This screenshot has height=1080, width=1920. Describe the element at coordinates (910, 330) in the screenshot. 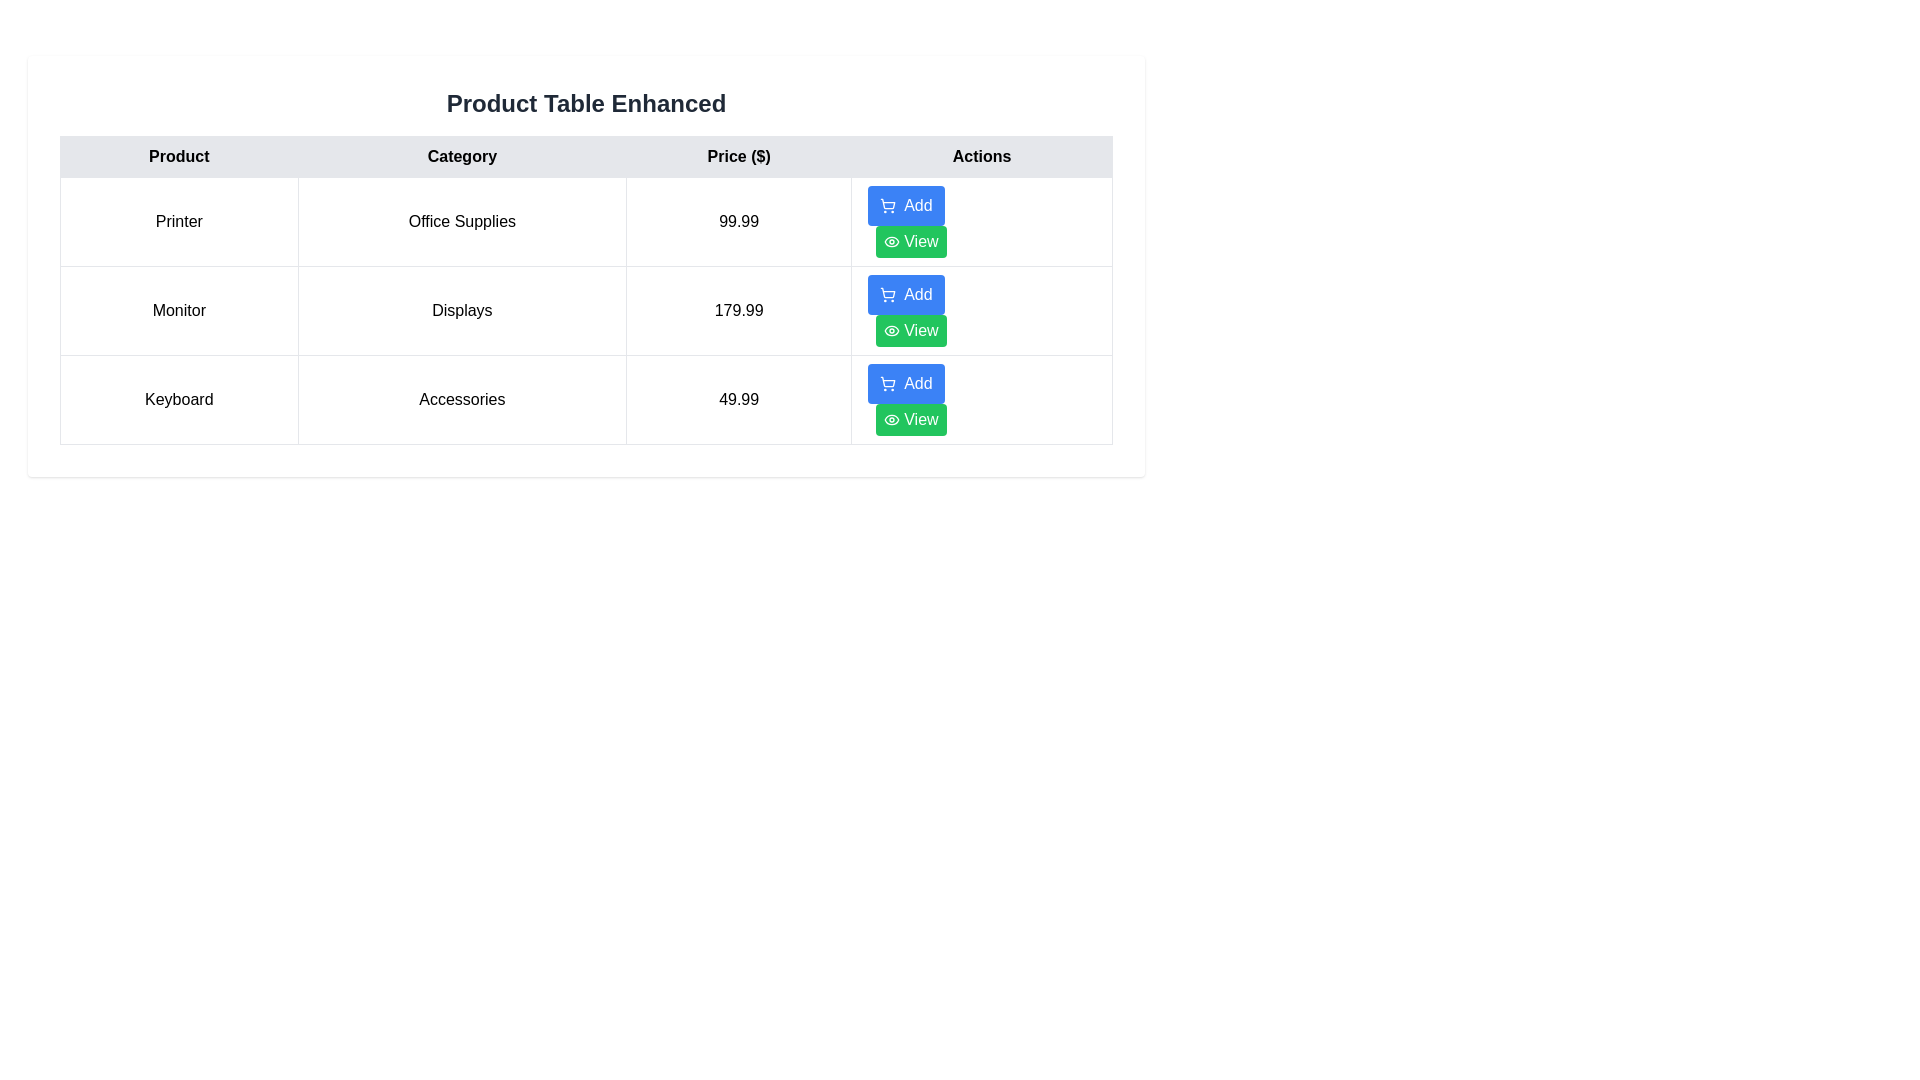

I see `the button in the 'Actions' column of the second row next to the price '179.99' and the product 'Monitor'` at that location.